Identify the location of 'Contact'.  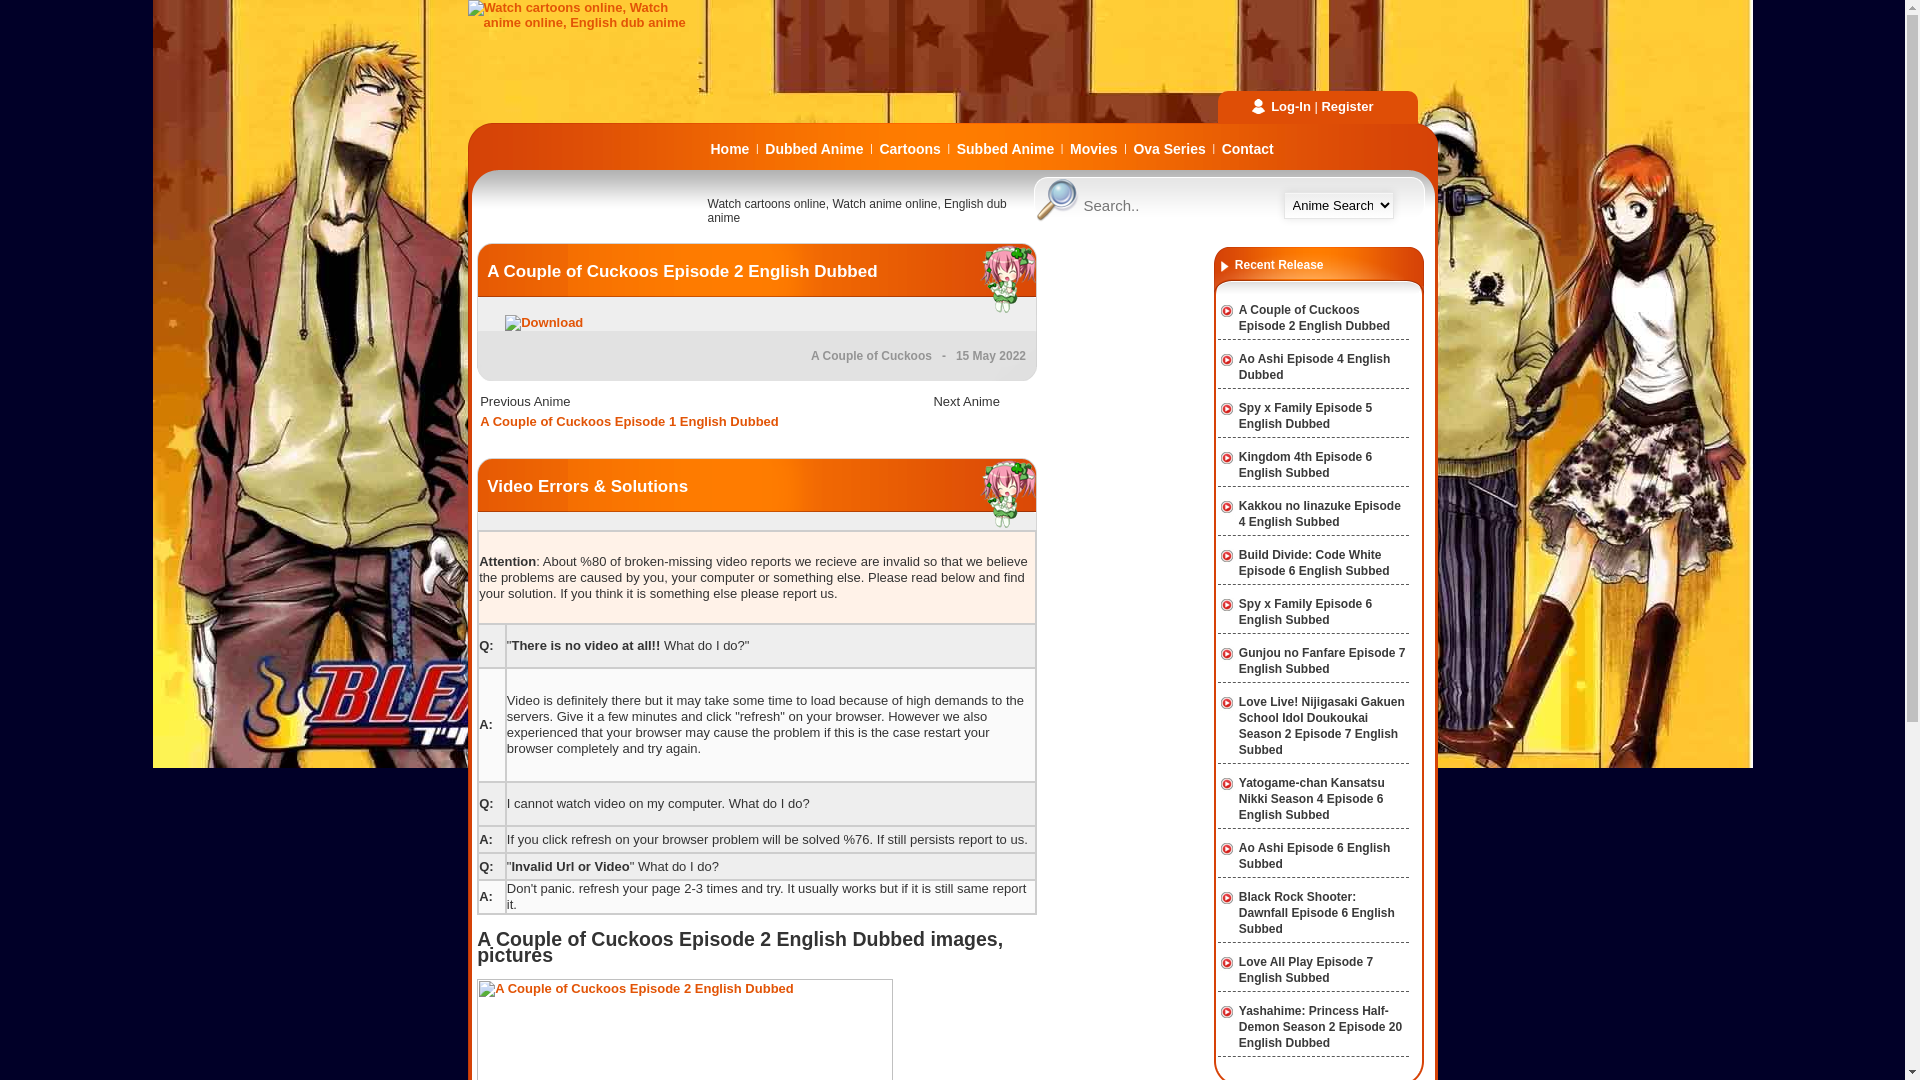
(1247, 148).